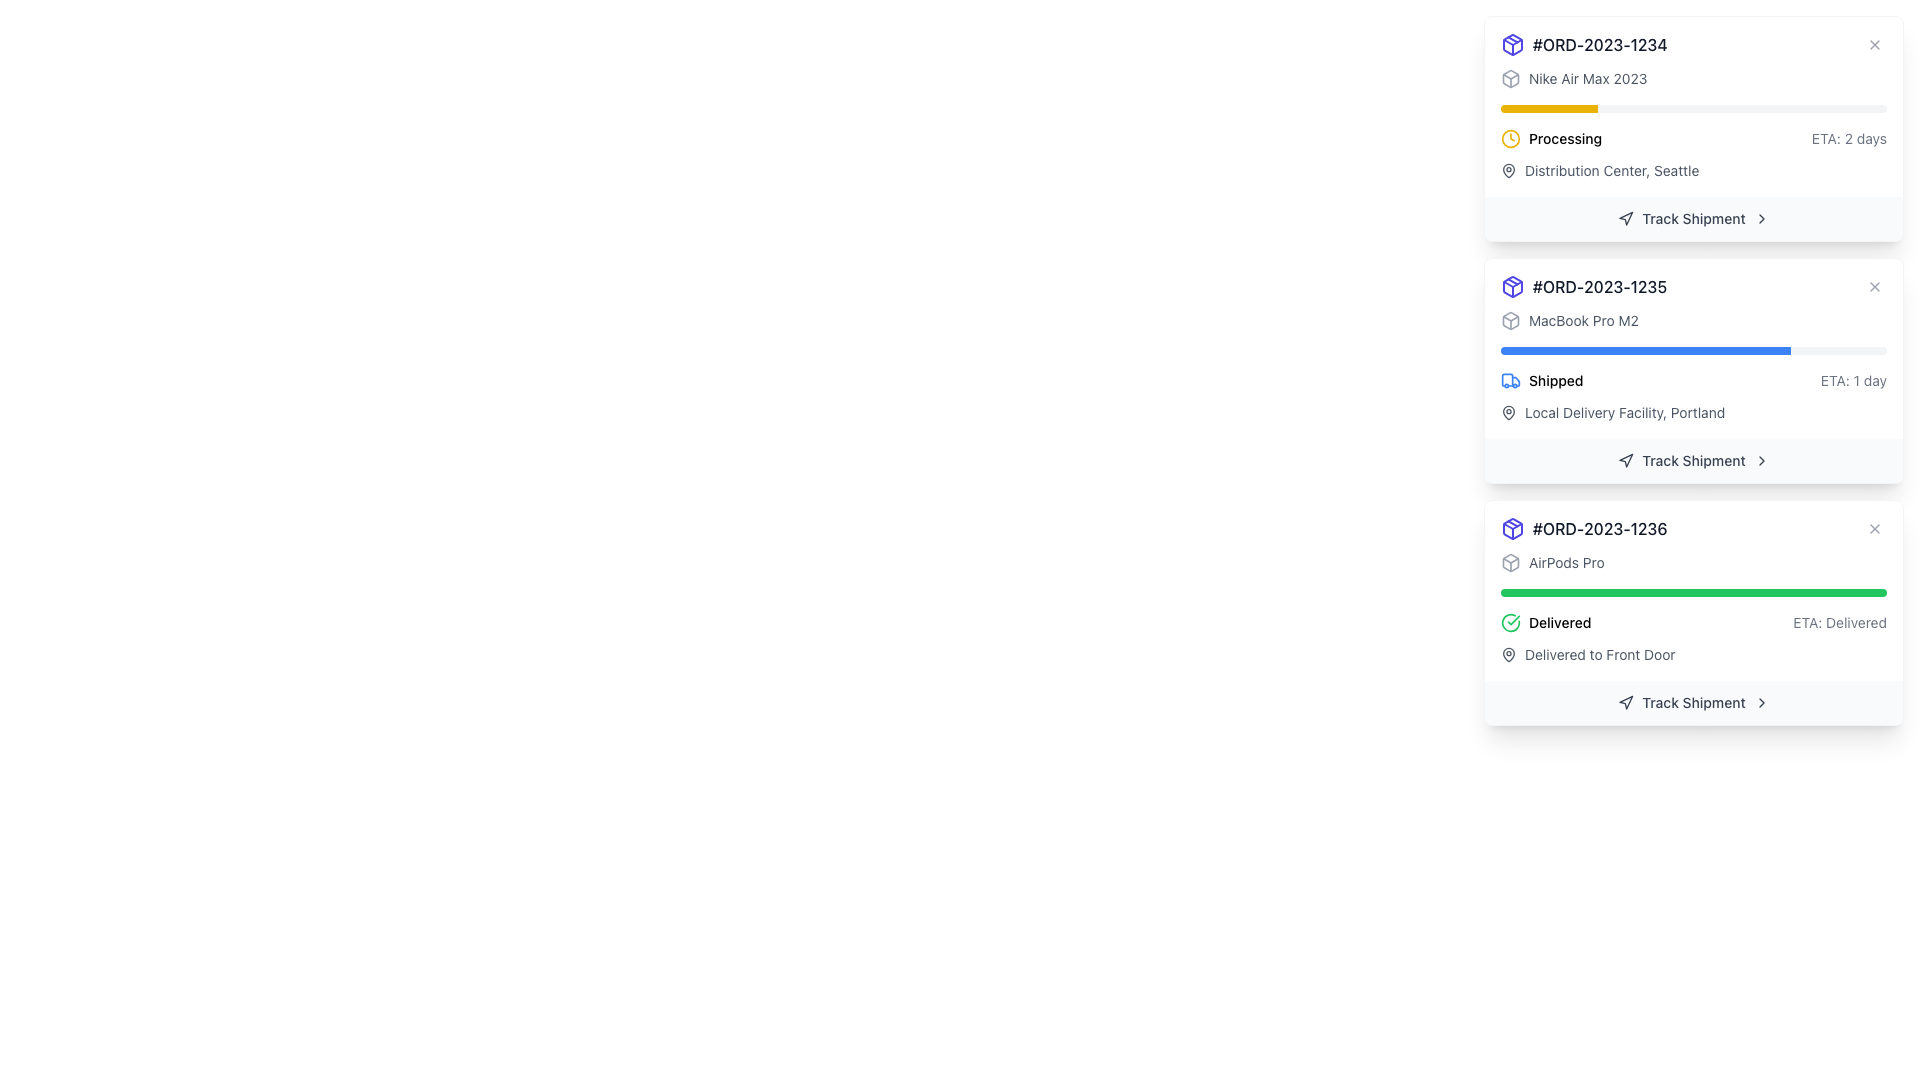 The image size is (1920, 1080). What do you see at coordinates (1508, 169) in the screenshot?
I see `the location pin icon adjacent to the text 'Distribution Center, Seattle', which is part of the first card in the stacked information cards` at bounding box center [1508, 169].